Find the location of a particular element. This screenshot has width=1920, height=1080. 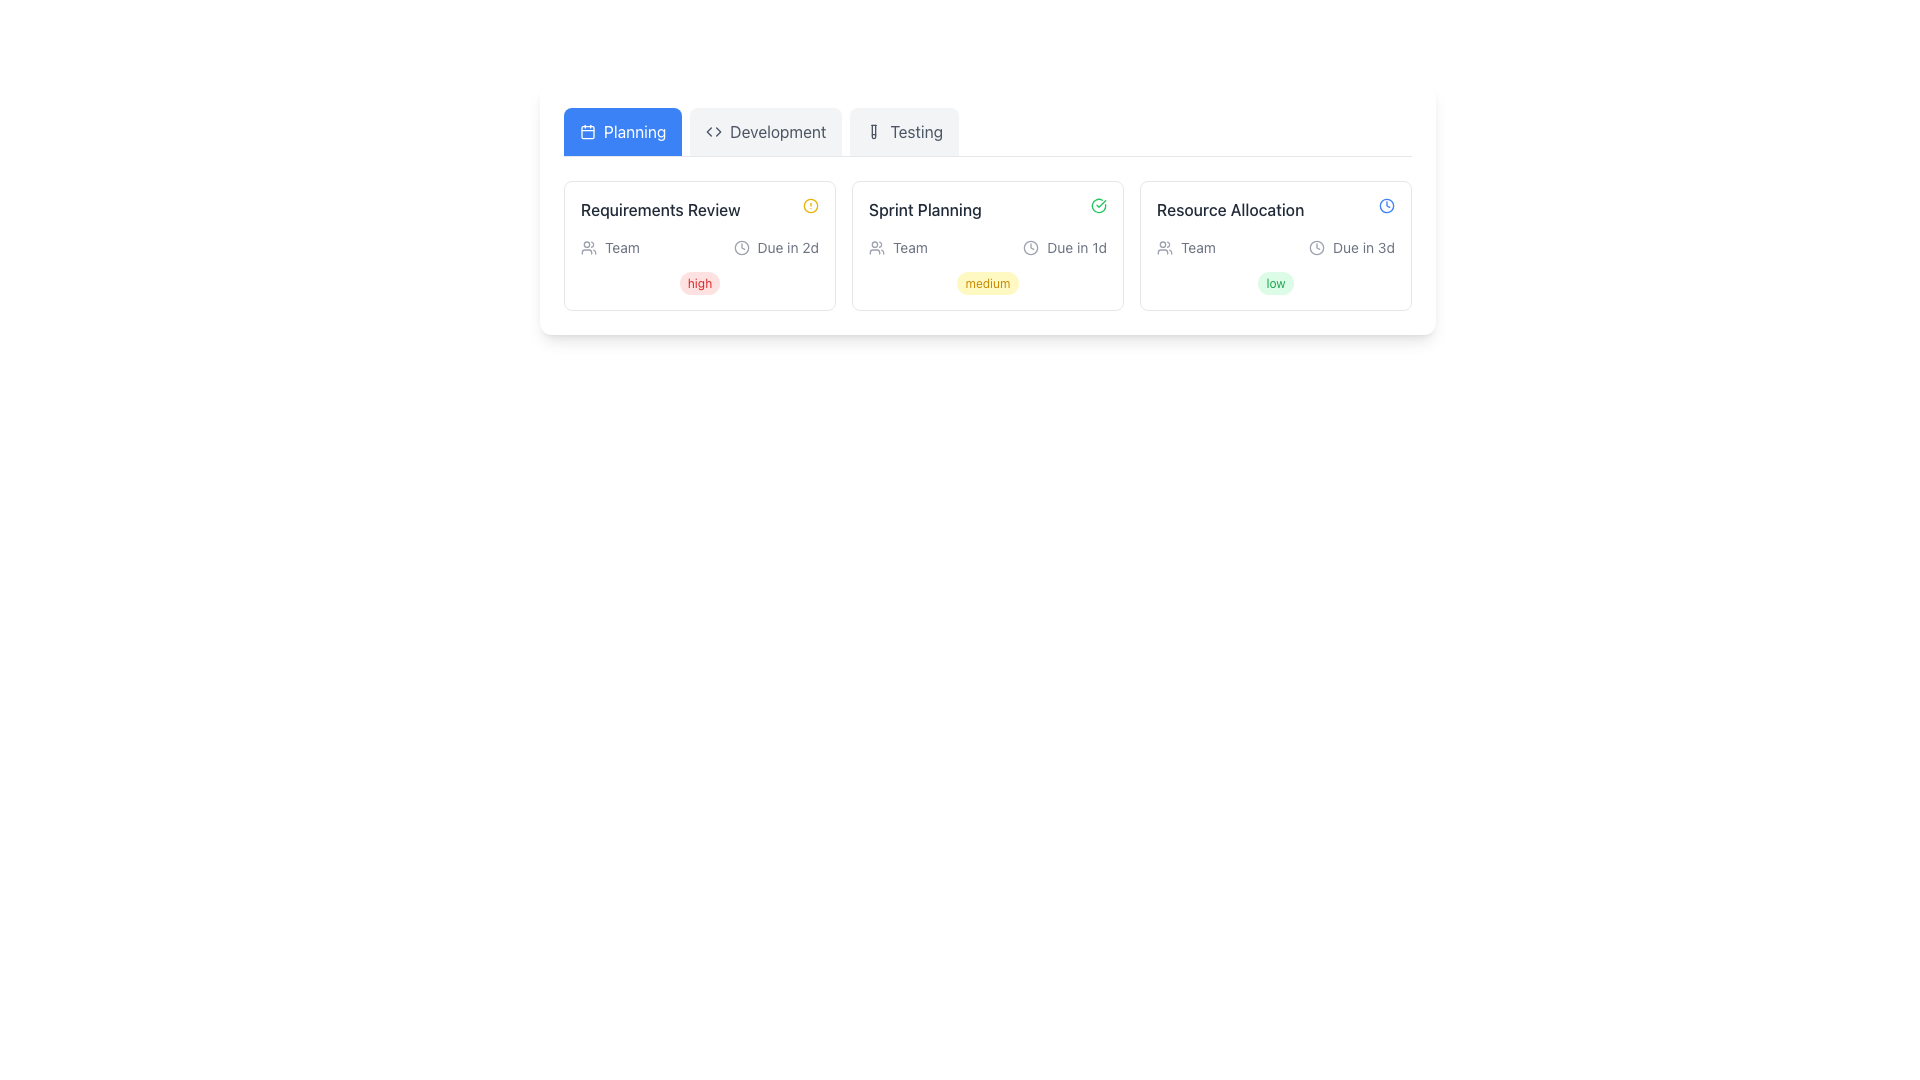

the decorative circle component of the clock icon, which is located to the right of the 'Sprint Planning' label and near the 'Due in 1d' text is located at coordinates (1031, 246).